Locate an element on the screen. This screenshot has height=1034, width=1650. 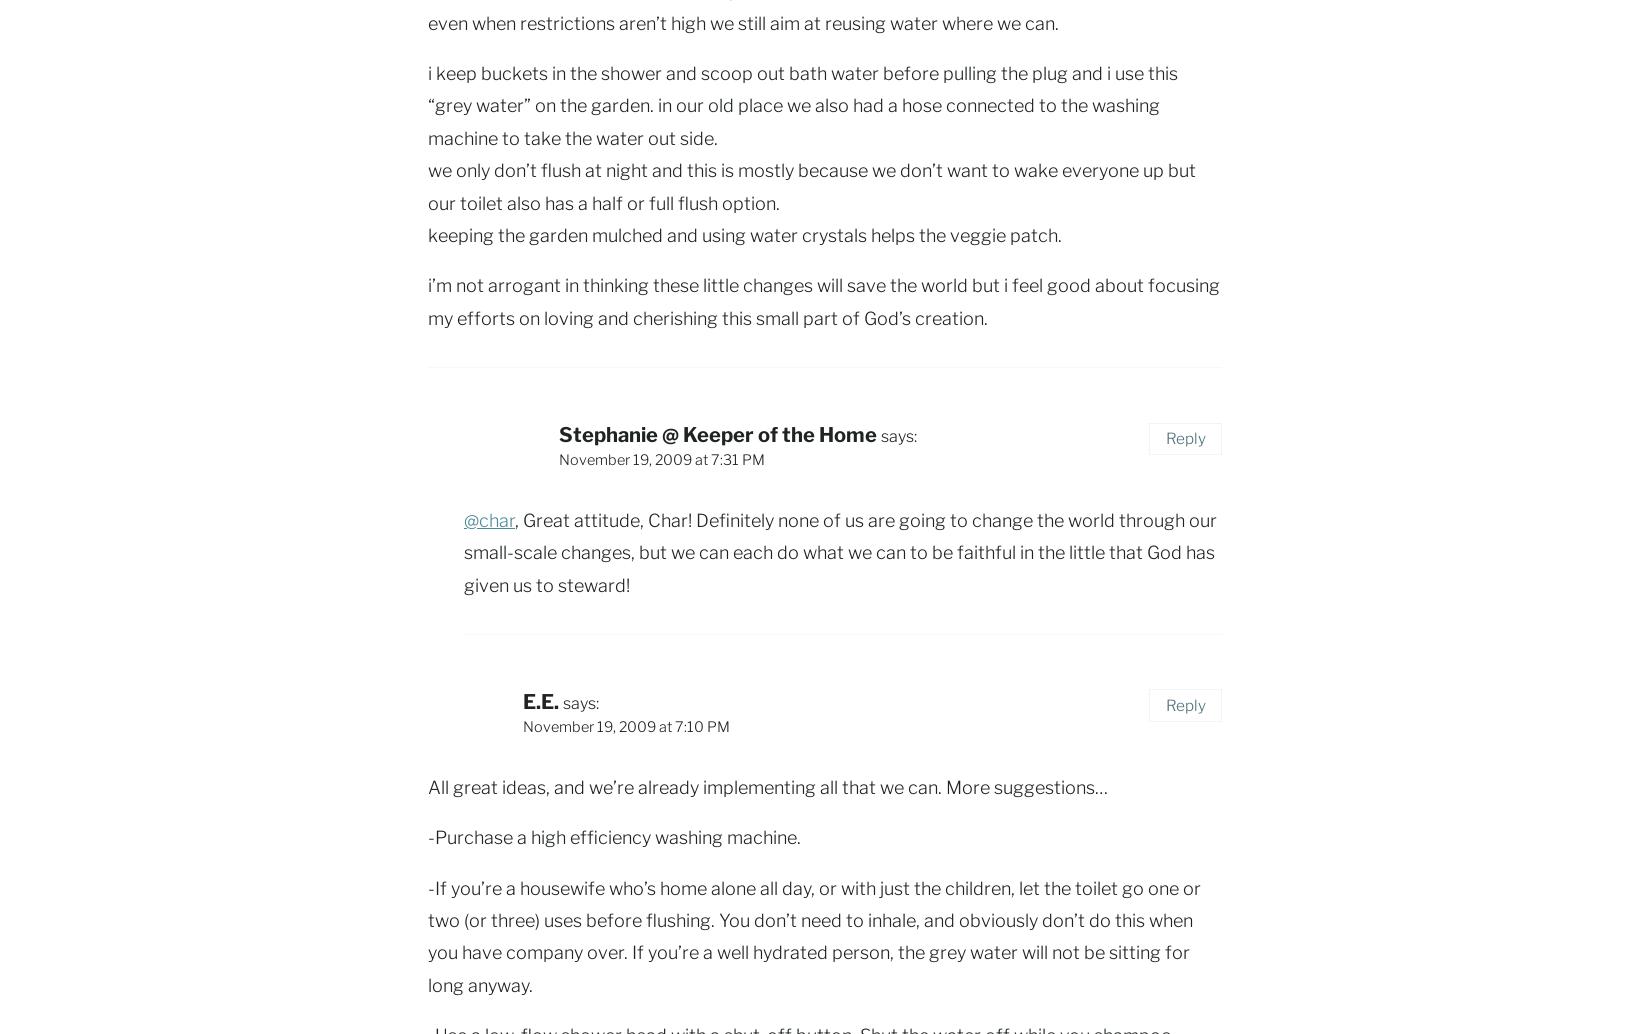
'Stephanie @ Keeper of the Home' is located at coordinates (717, 434).